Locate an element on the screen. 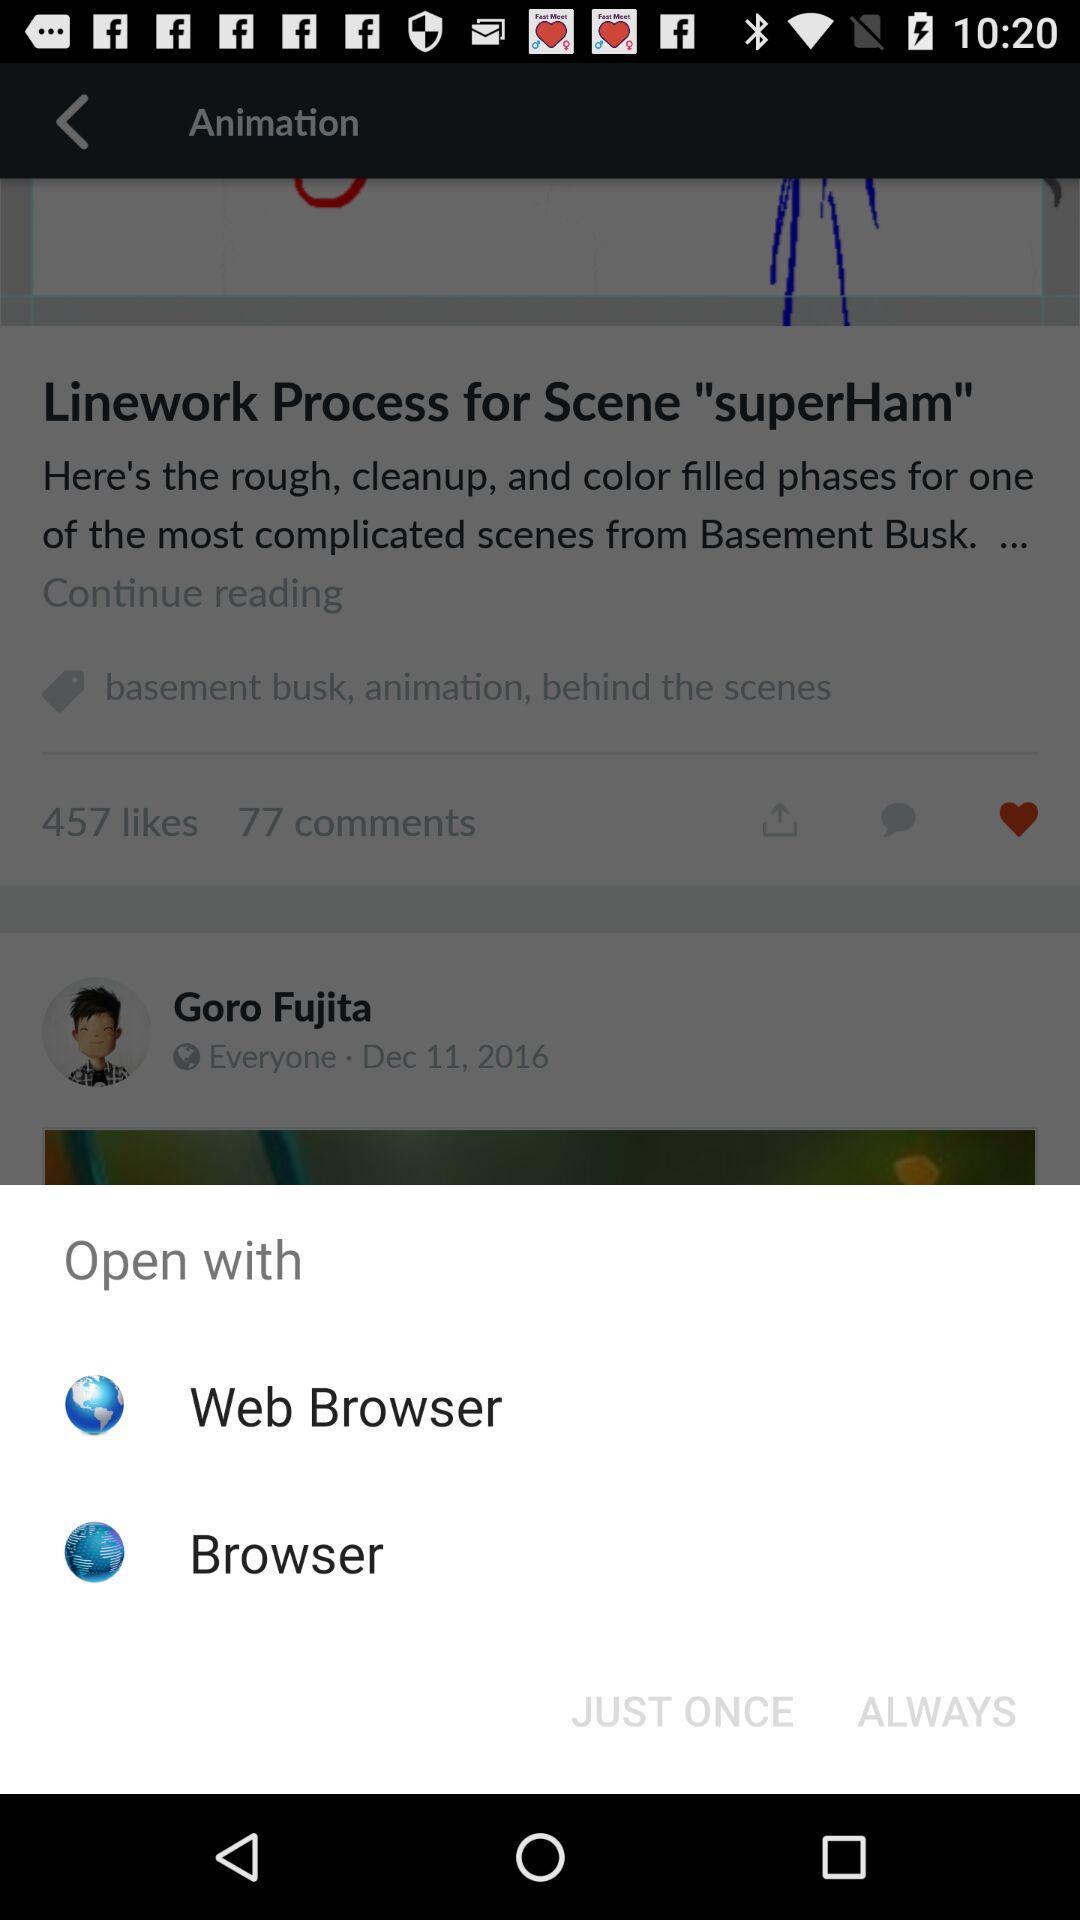 Image resolution: width=1080 pixels, height=1920 pixels. the item at the bottom right corner is located at coordinates (937, 1708).